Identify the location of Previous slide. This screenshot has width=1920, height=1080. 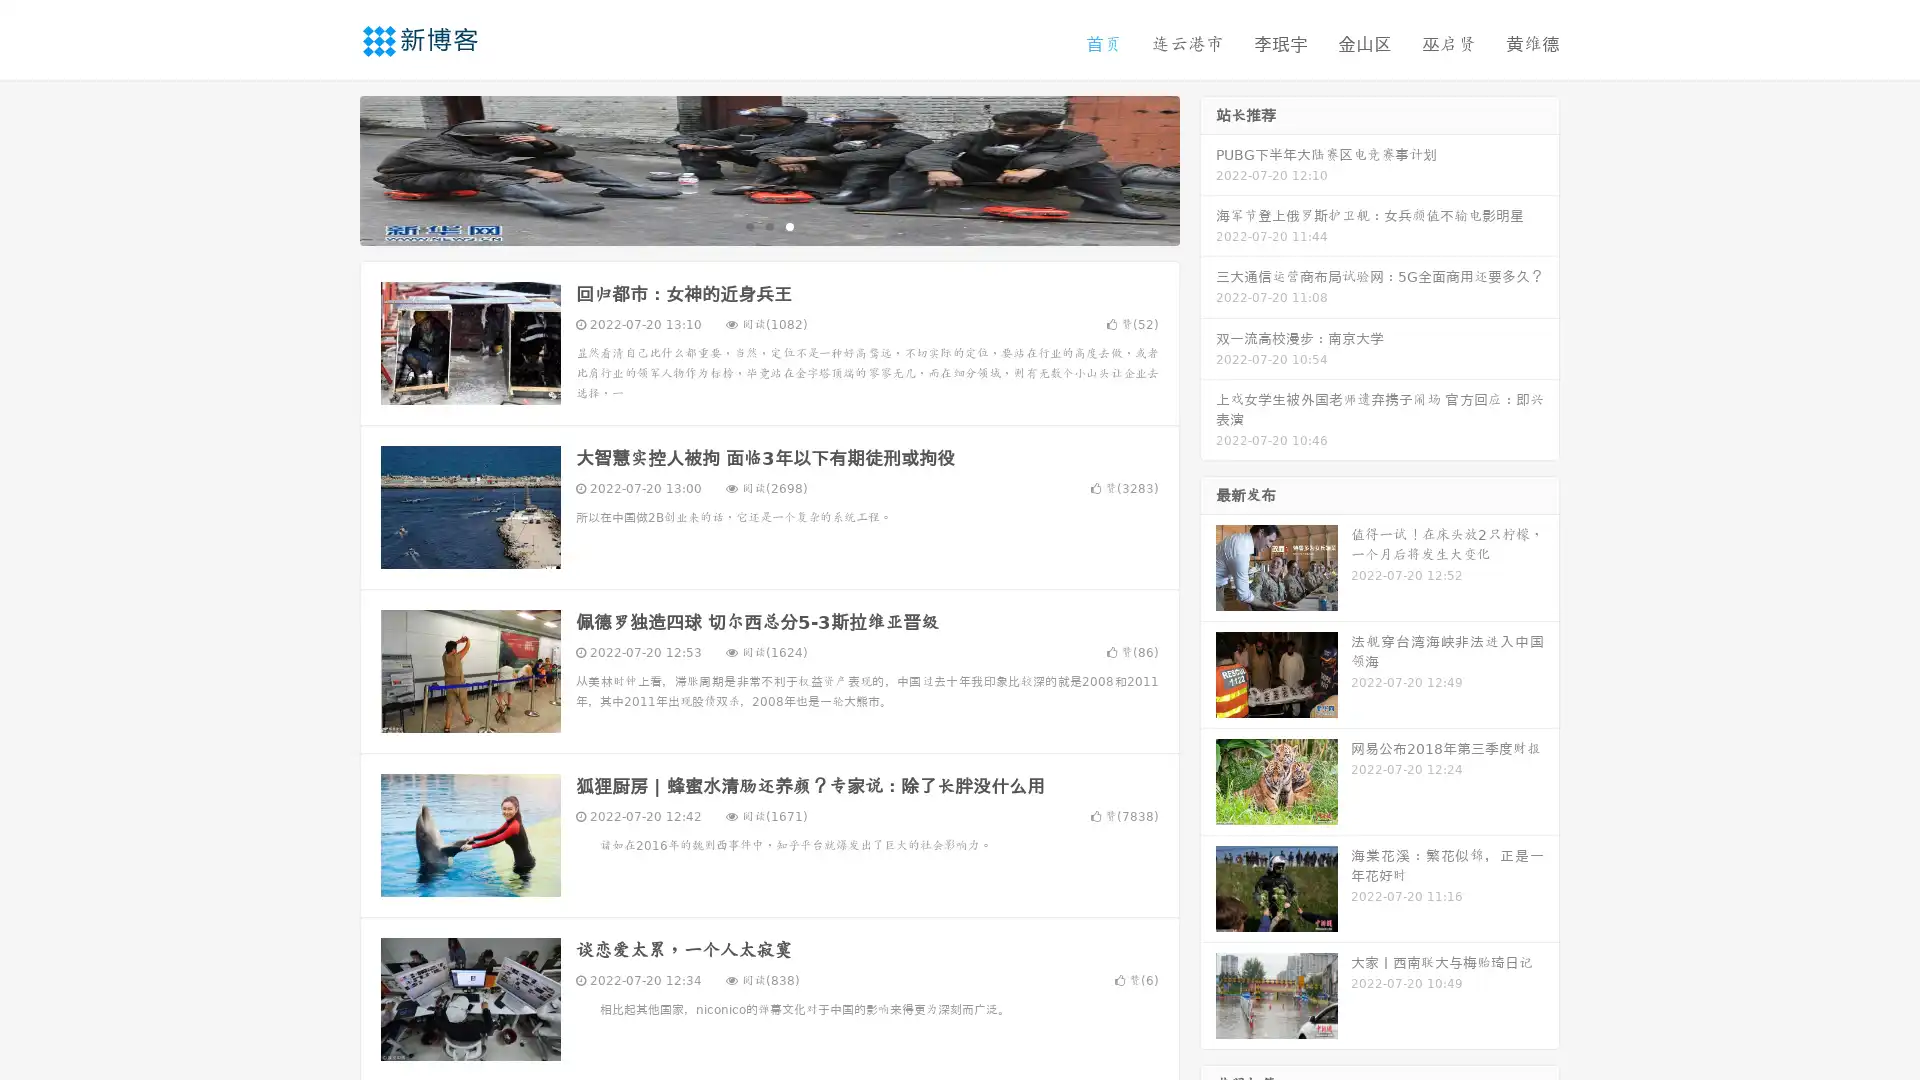
(330, 168).